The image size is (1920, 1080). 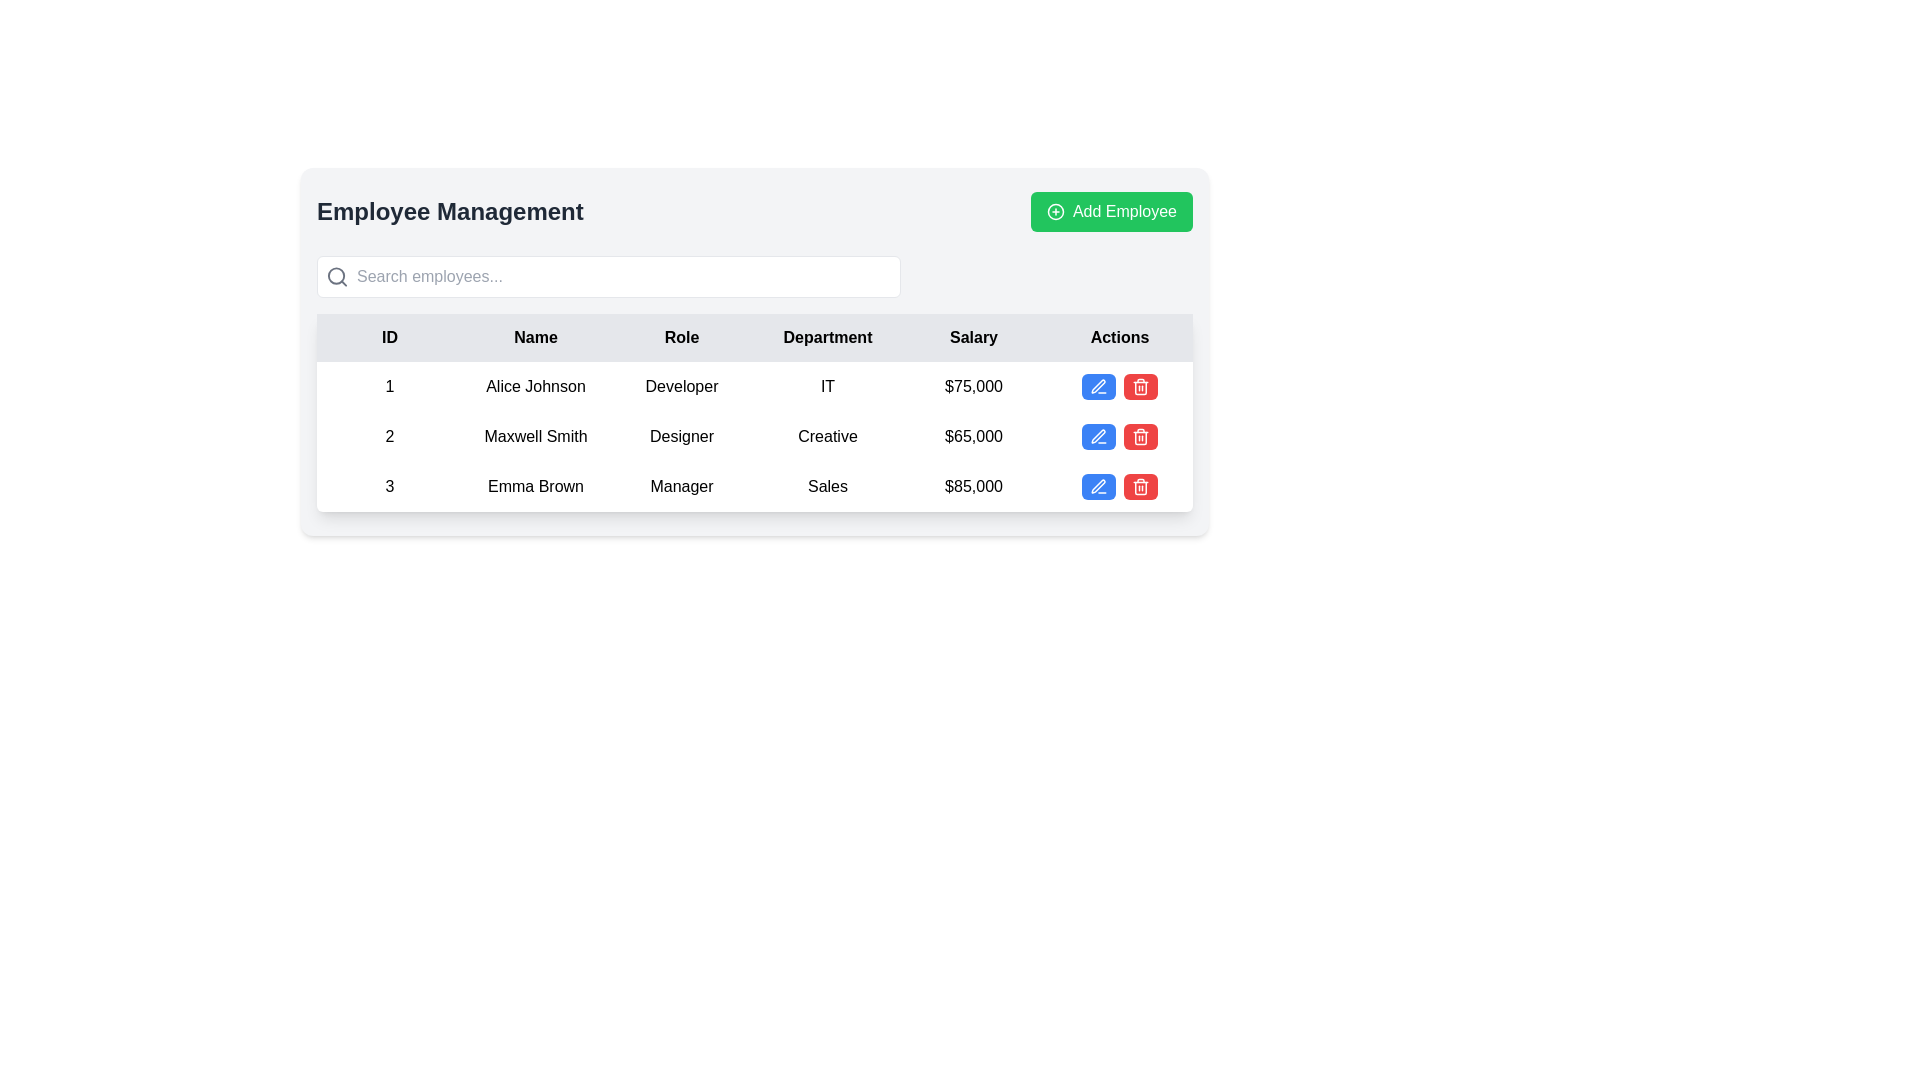 I want to click on the 'Add Employee' button with a green background and rounded corners located in the top-right corner of the 'Employee Management' section, so click(x=1111, y=212).